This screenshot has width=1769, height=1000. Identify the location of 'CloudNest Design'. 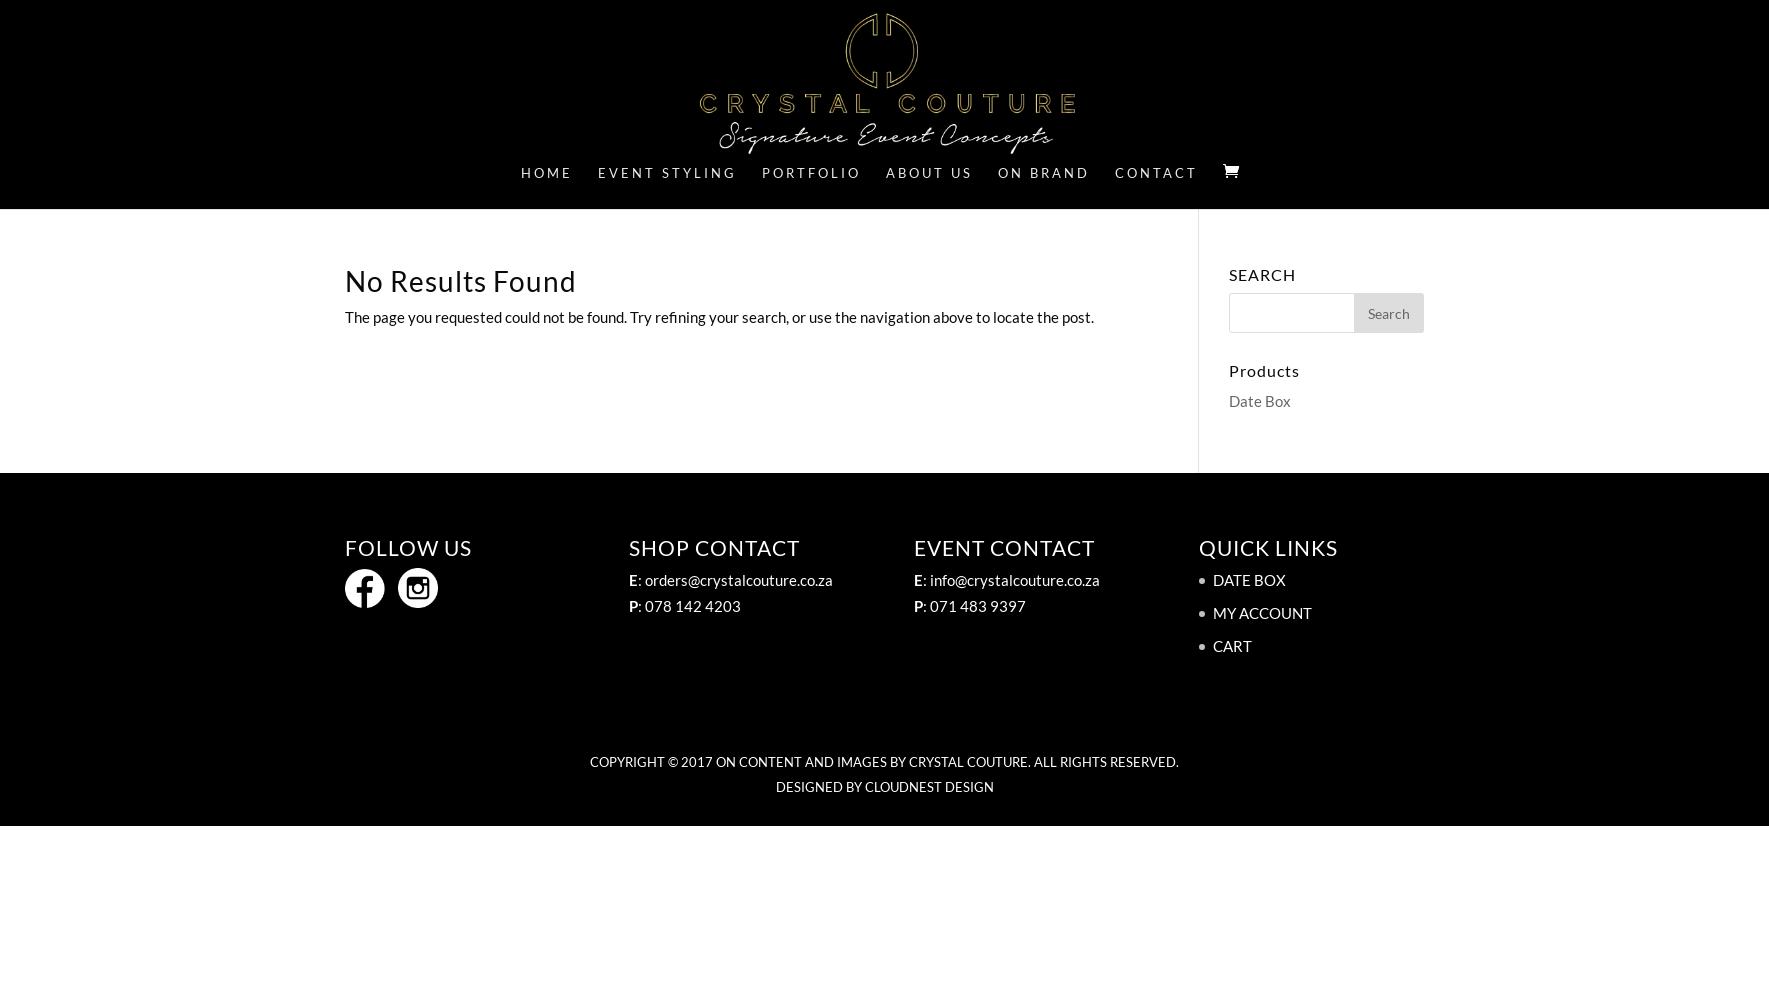
(928, 787).